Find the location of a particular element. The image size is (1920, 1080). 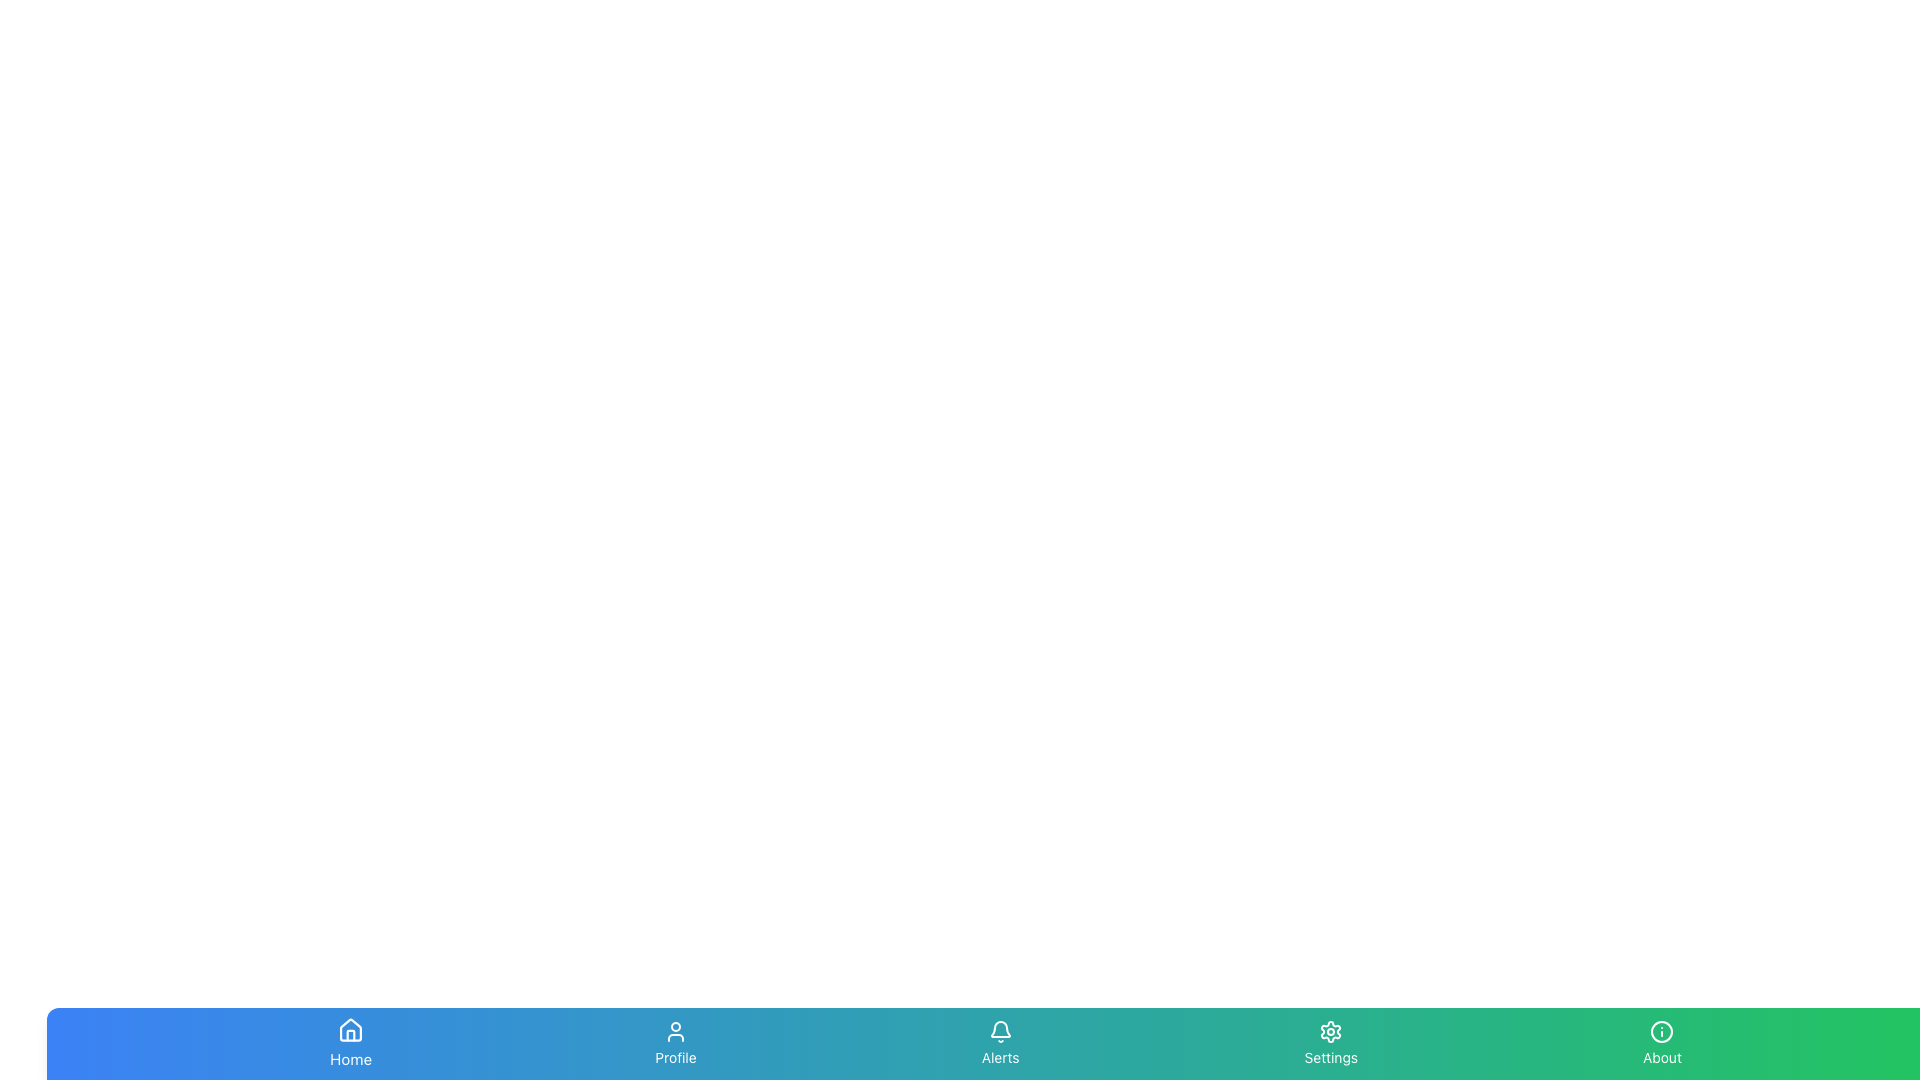

the 'Home' button located at the bottom navigation bar is located at coordinates (351, 1043).